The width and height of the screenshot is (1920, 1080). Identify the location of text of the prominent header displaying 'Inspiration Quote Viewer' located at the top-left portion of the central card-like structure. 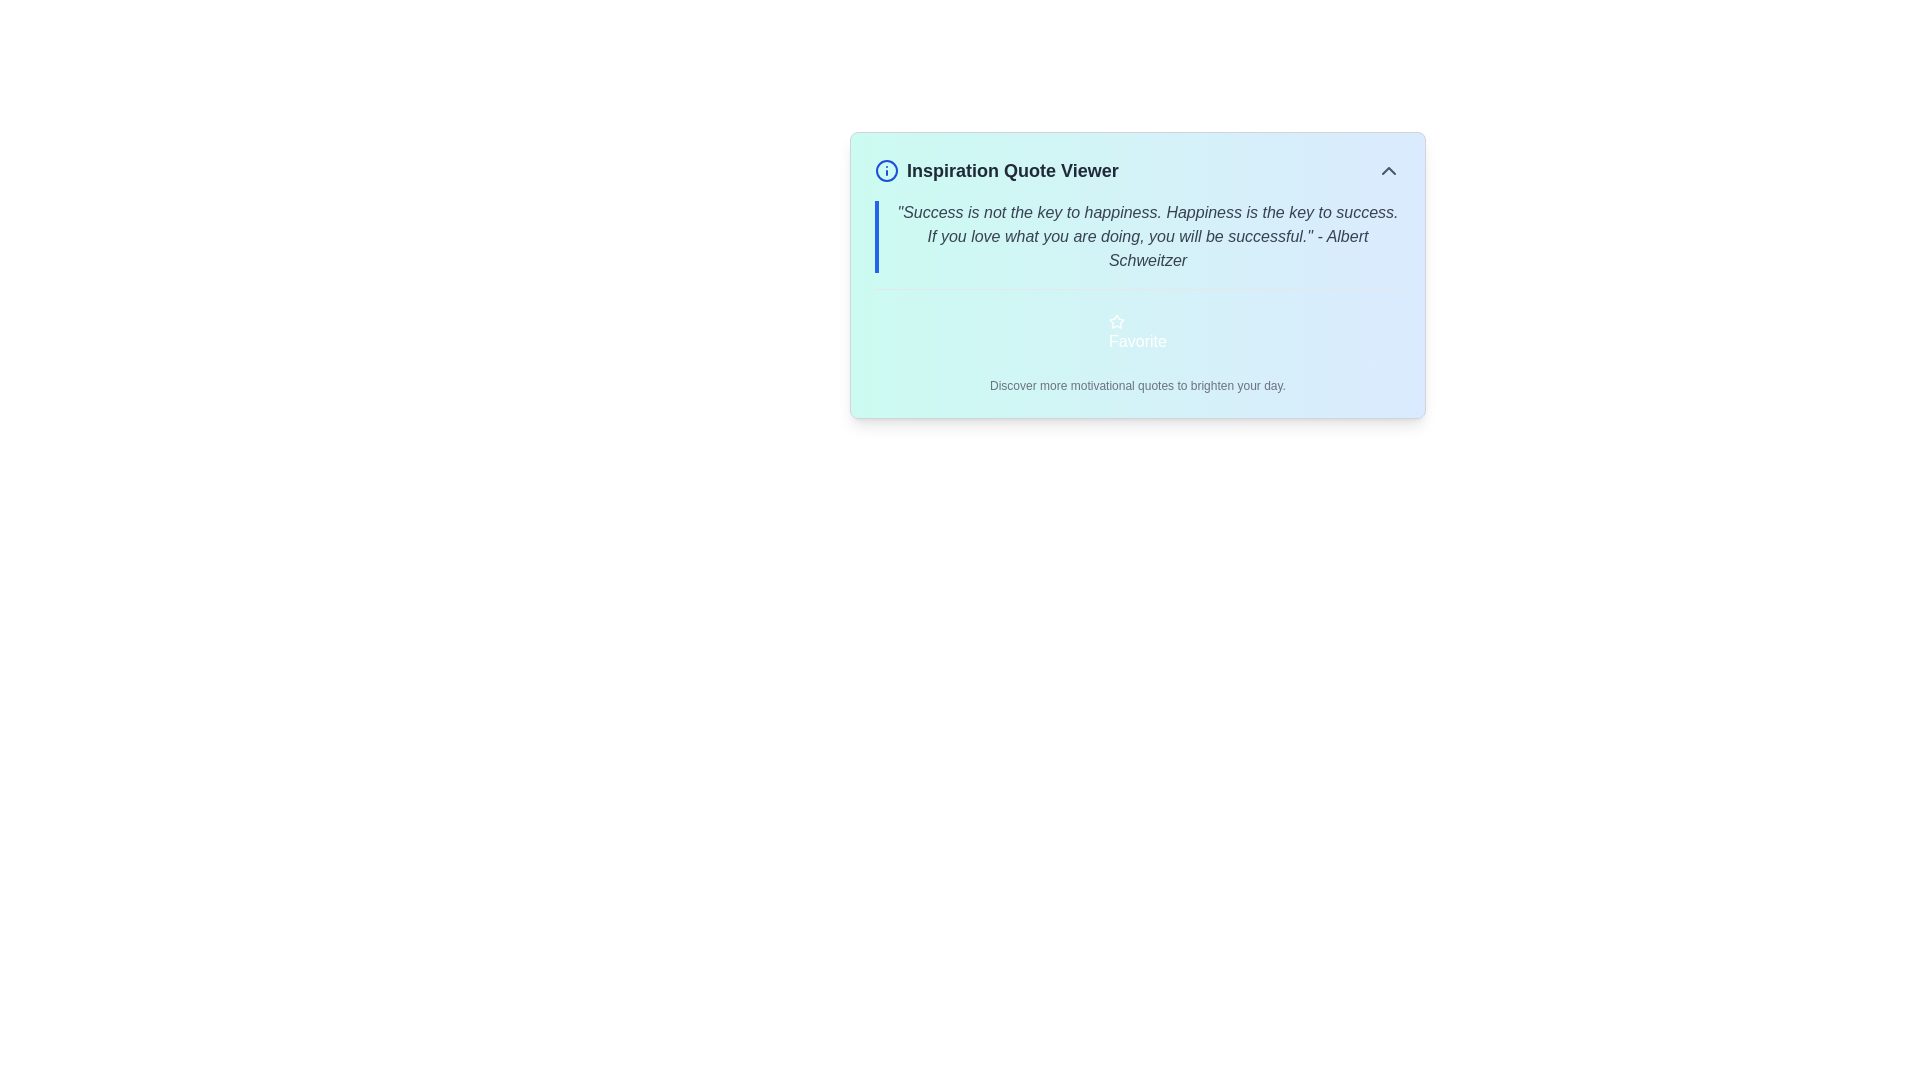
(1012, 169).